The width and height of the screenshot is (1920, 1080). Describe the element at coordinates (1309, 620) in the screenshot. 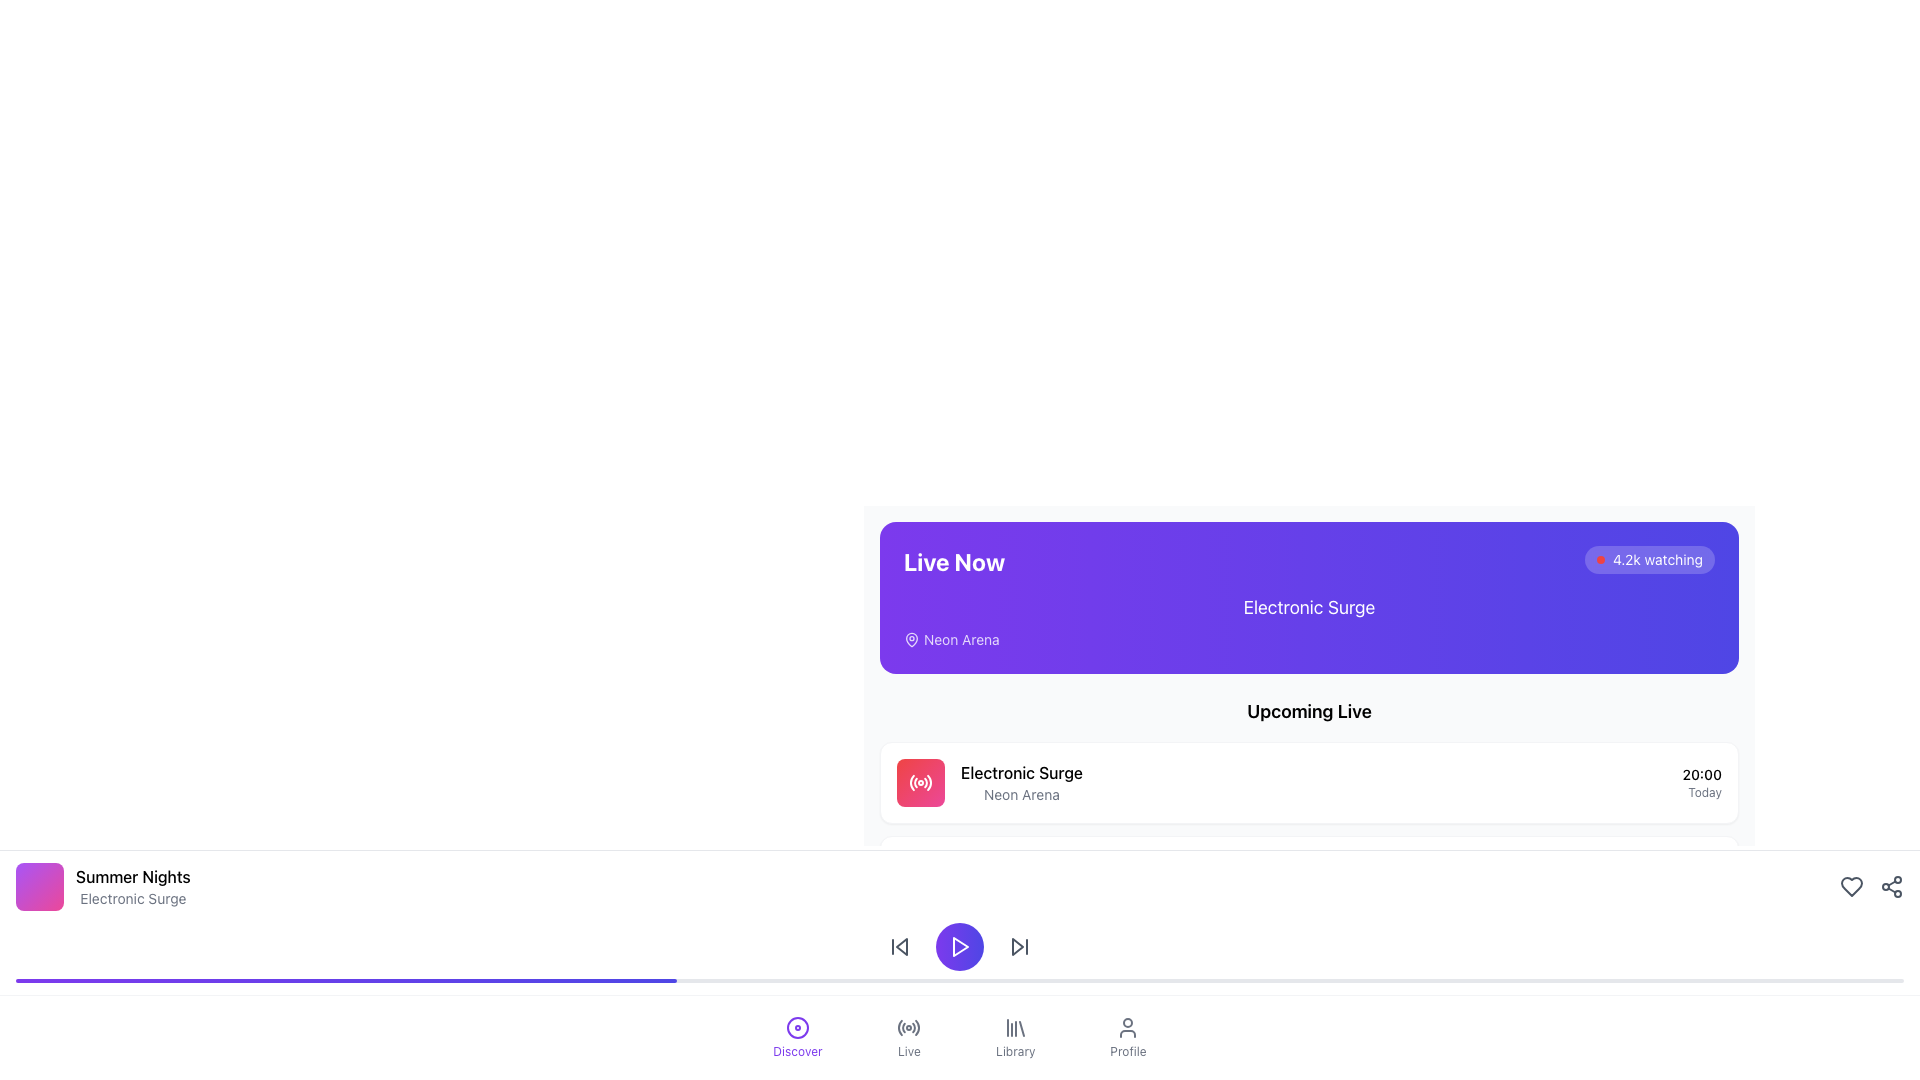

I see `the Text block displaying the name of a live event and its associated venue, which is centrally positioned beneath the 'Live Now' header and aligned with the '4.2k watching' text on the right` at that location.